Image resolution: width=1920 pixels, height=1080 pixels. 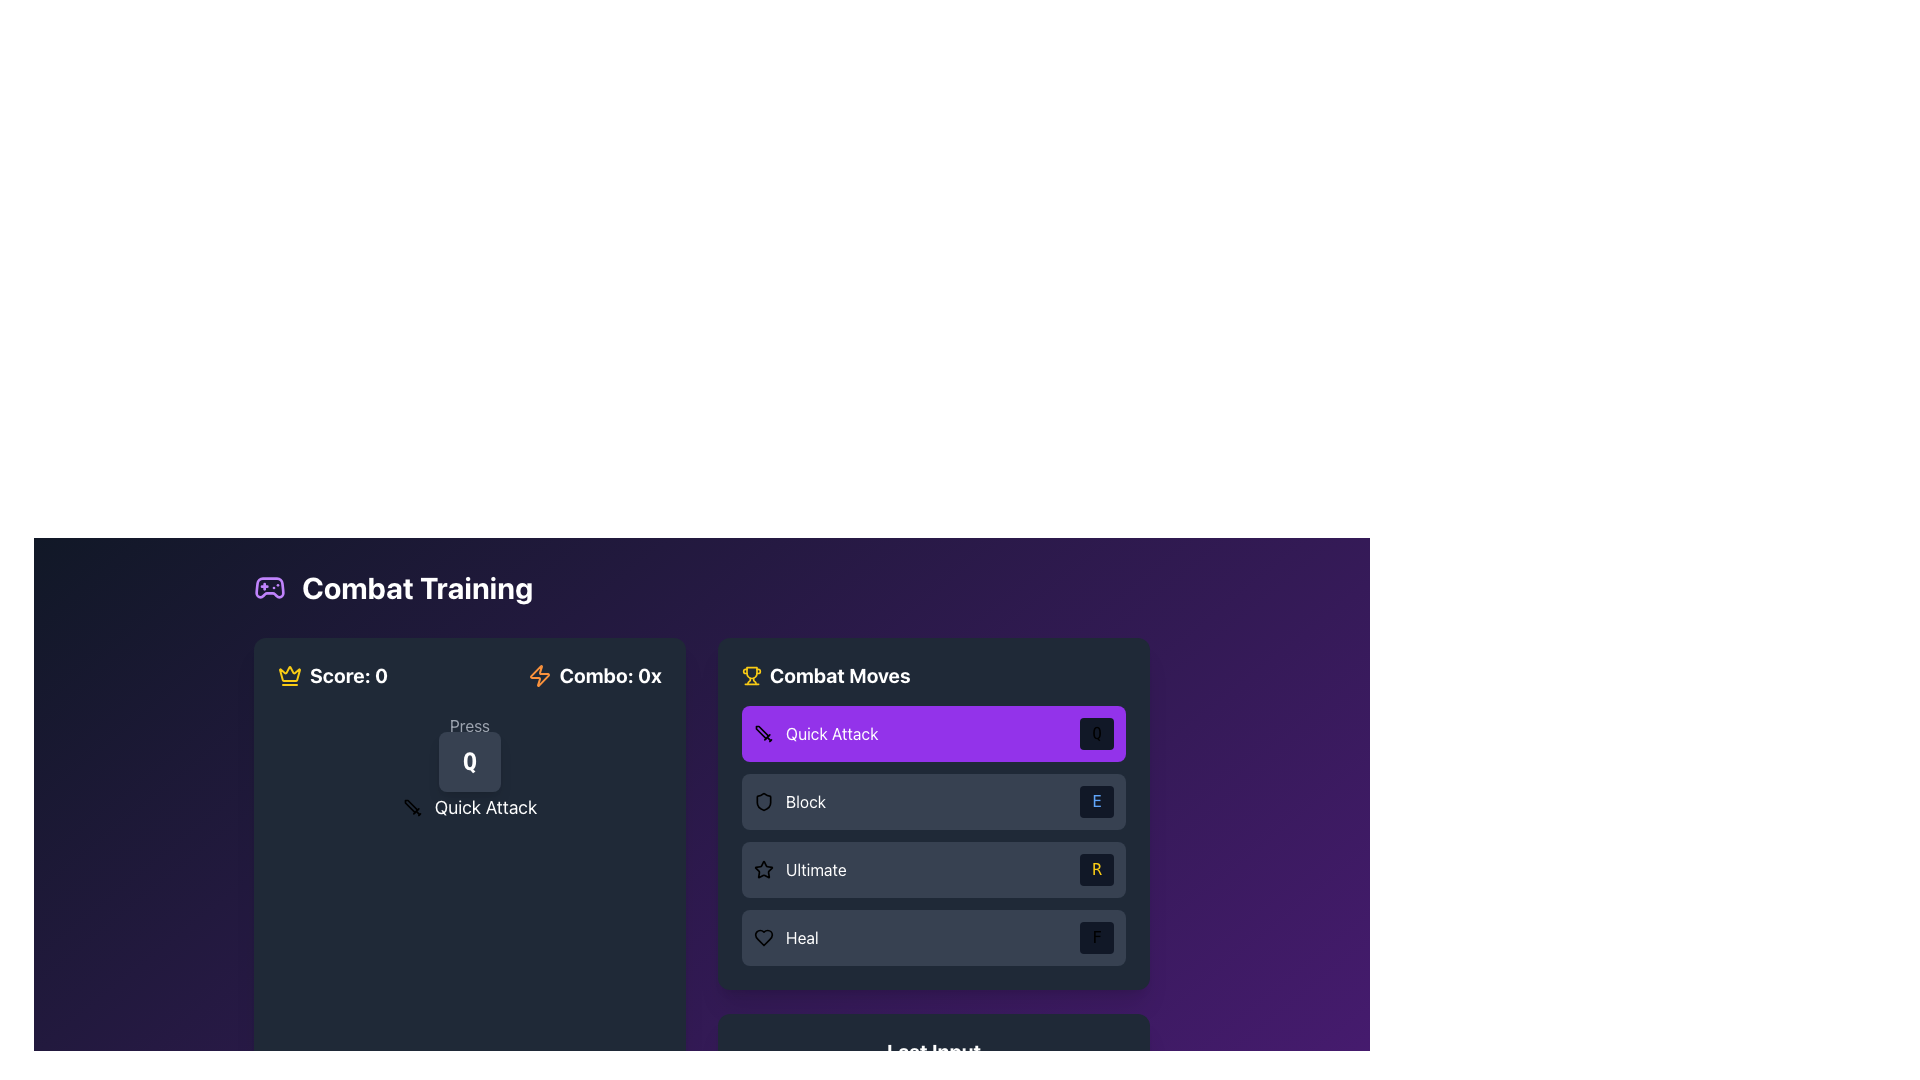 What do you see at coordinates (288, 674) in the screenshot?
I see `the icon representing 'score' or 'achievement' located to the left of the 'Score: 0' label in the 'Combat Training' section` at bounding box center [288, 674].